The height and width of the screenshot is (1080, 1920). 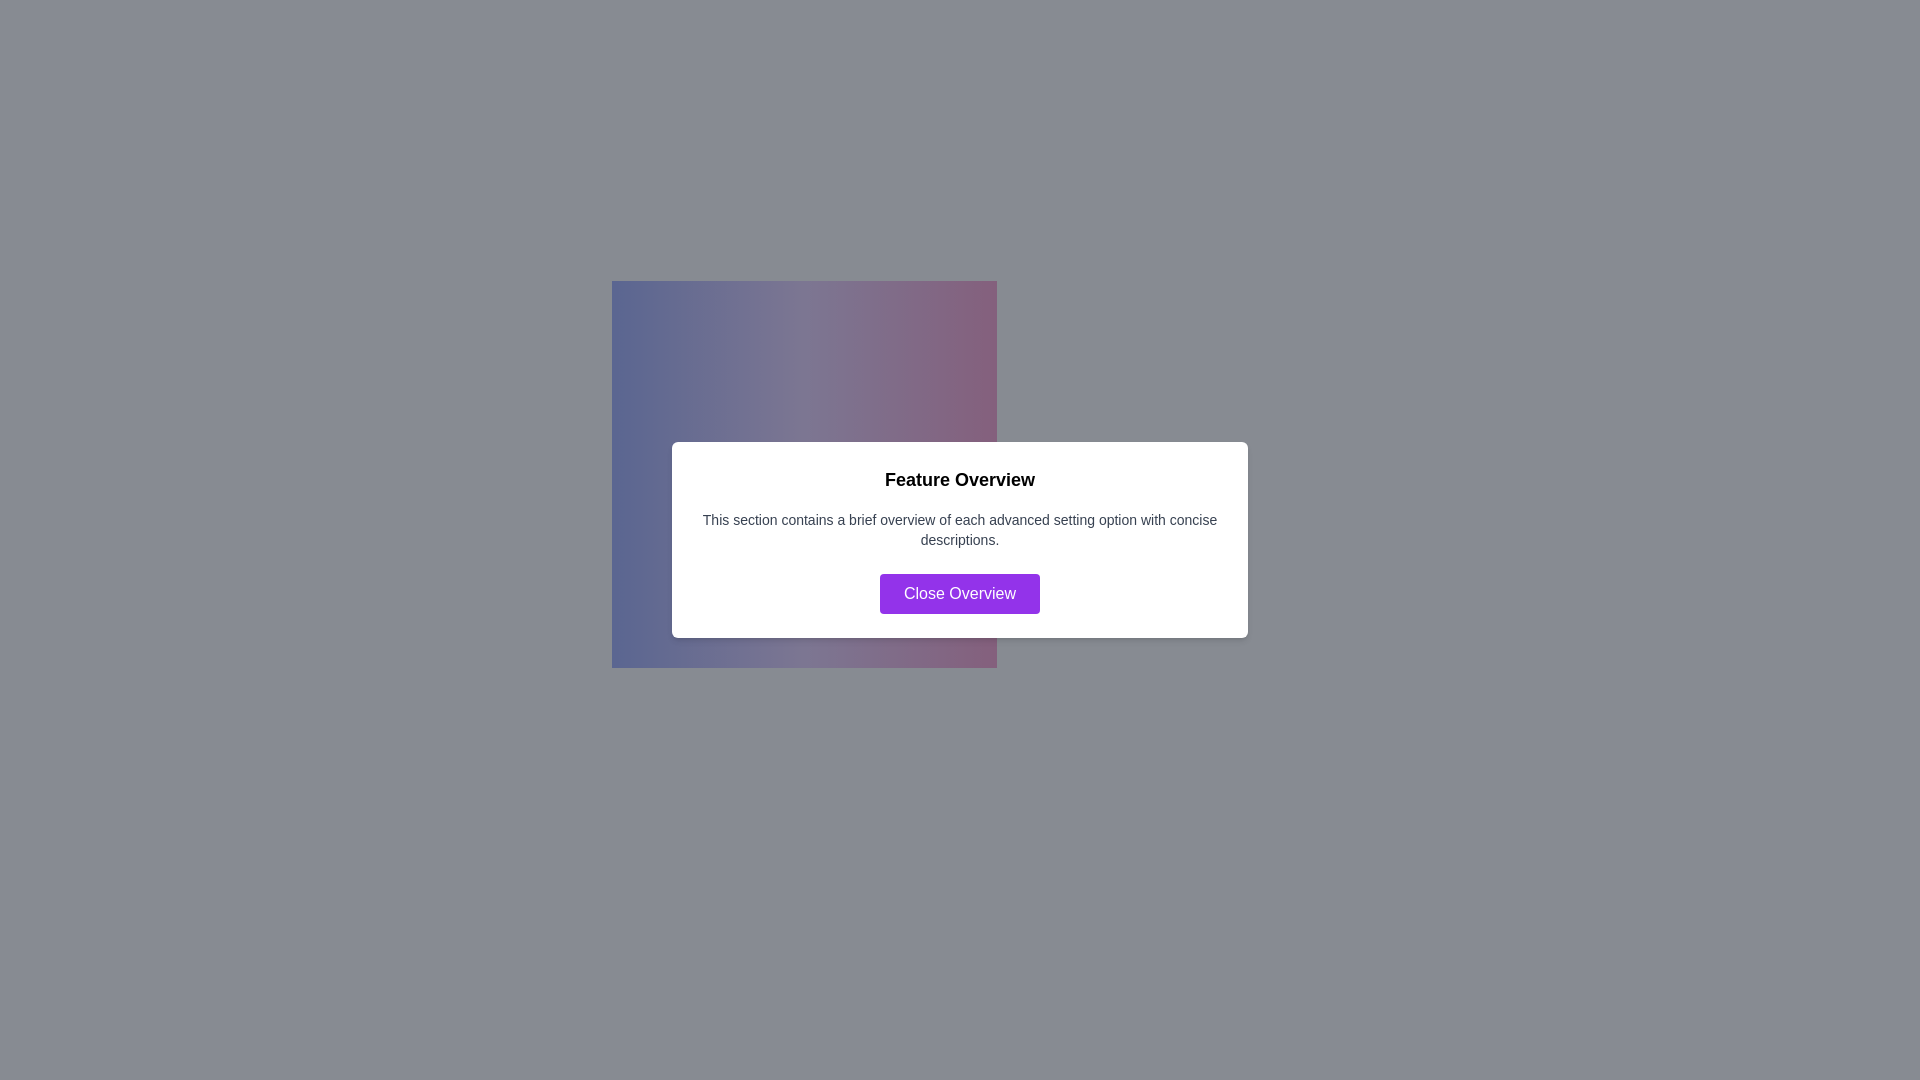 What do you see at coordinates (960, 528) in the screenshot?
I see `the Text Block element styled in smaller gray font, located below the 'Feature Overview' title` at bounding box center [960, 528].